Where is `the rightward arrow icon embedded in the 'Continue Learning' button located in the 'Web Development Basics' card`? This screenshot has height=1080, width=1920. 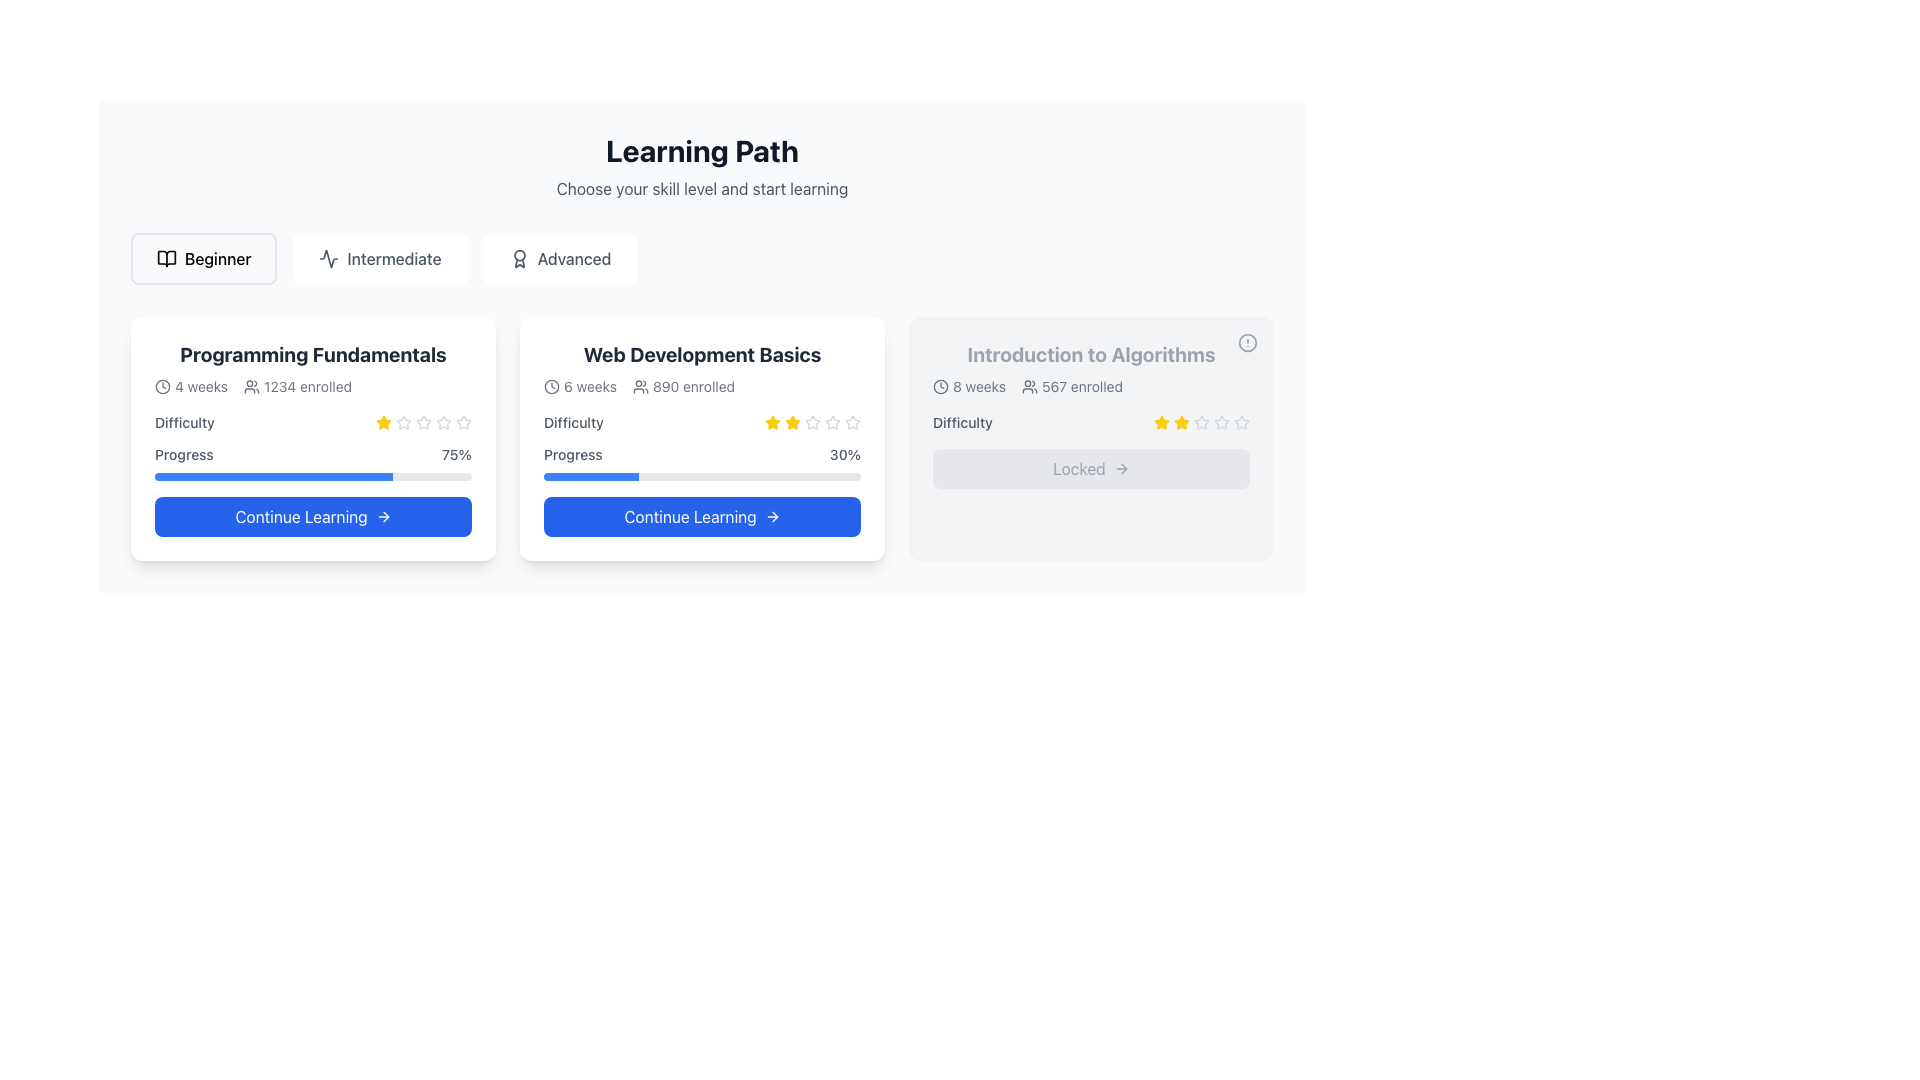 the rightward arrow icon embedded in the 'Continue Learning' button located in the 'Web Development Basics' card is located at coordinates (773, 515).